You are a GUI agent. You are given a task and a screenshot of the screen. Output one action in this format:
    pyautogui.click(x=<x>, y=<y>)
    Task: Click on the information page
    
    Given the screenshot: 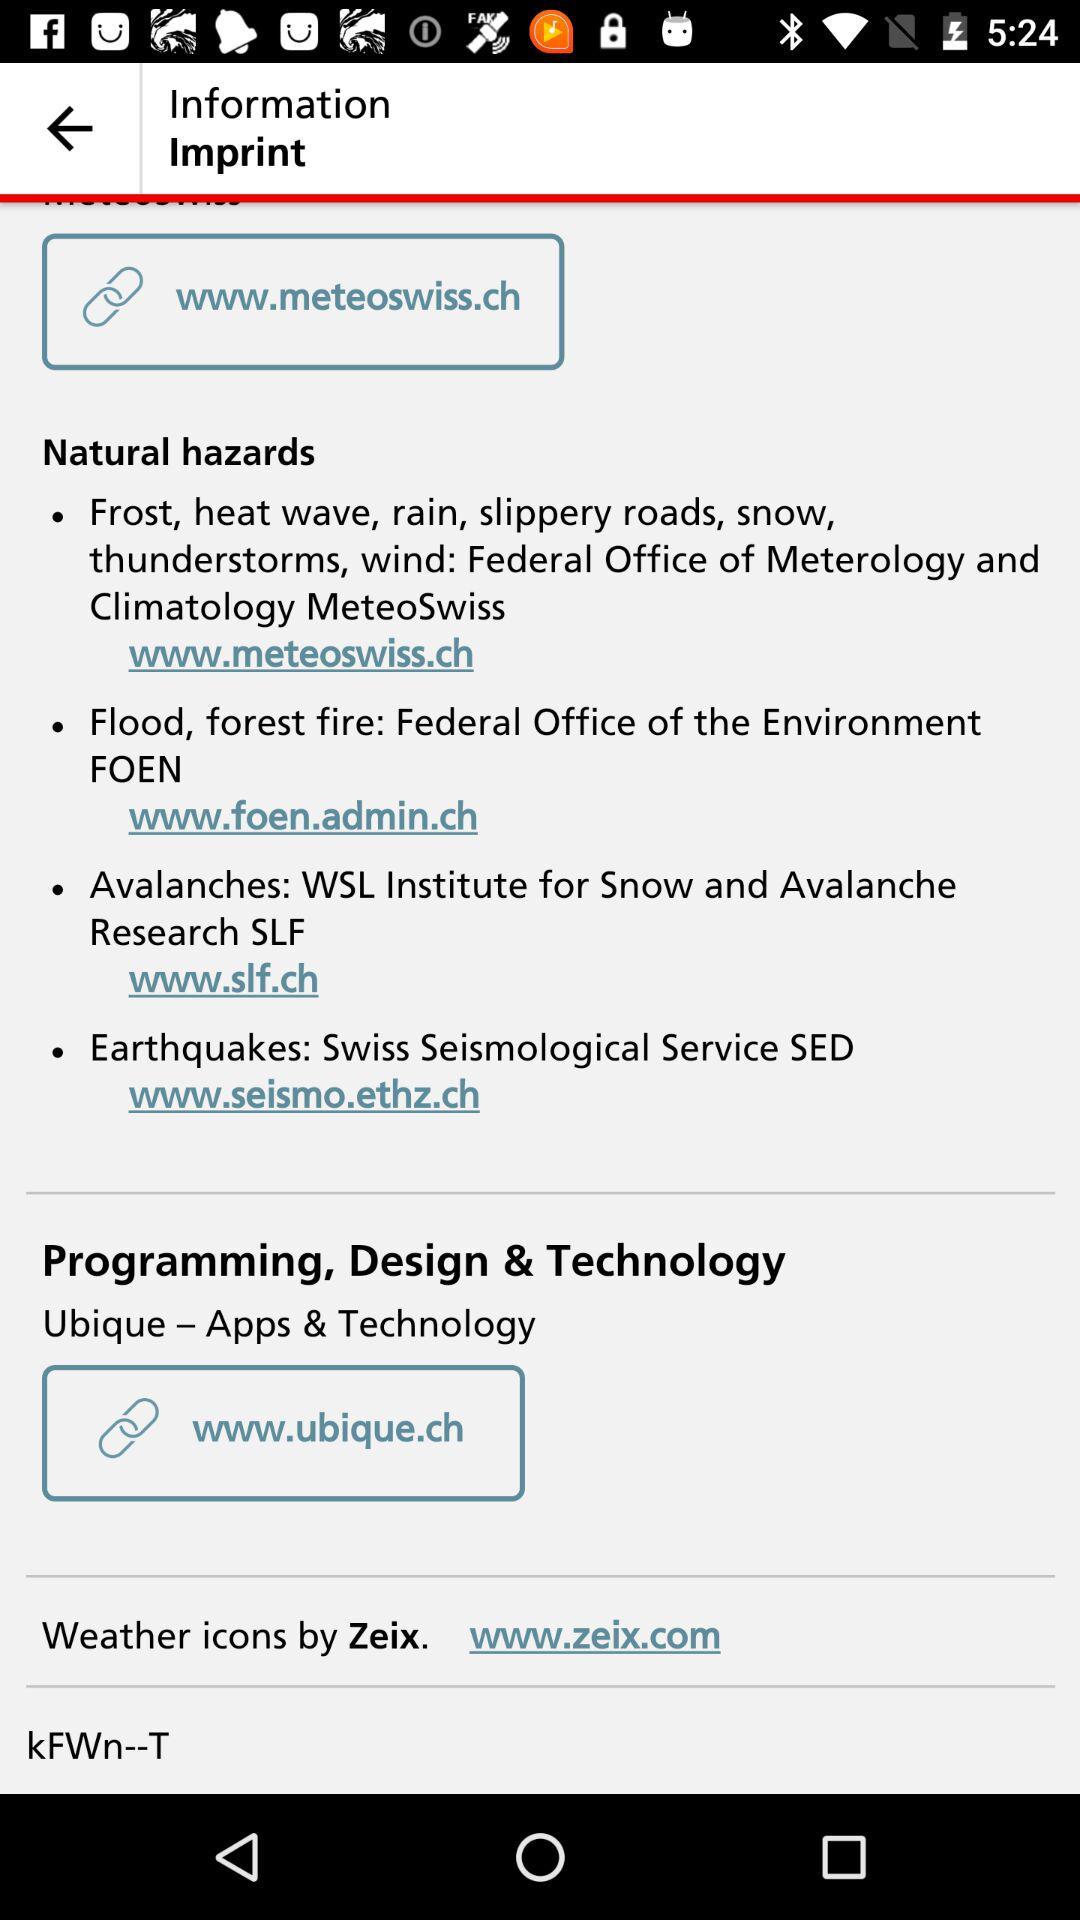 What is the action you would take?
    pyautogui.click(x=540, y=998)
    